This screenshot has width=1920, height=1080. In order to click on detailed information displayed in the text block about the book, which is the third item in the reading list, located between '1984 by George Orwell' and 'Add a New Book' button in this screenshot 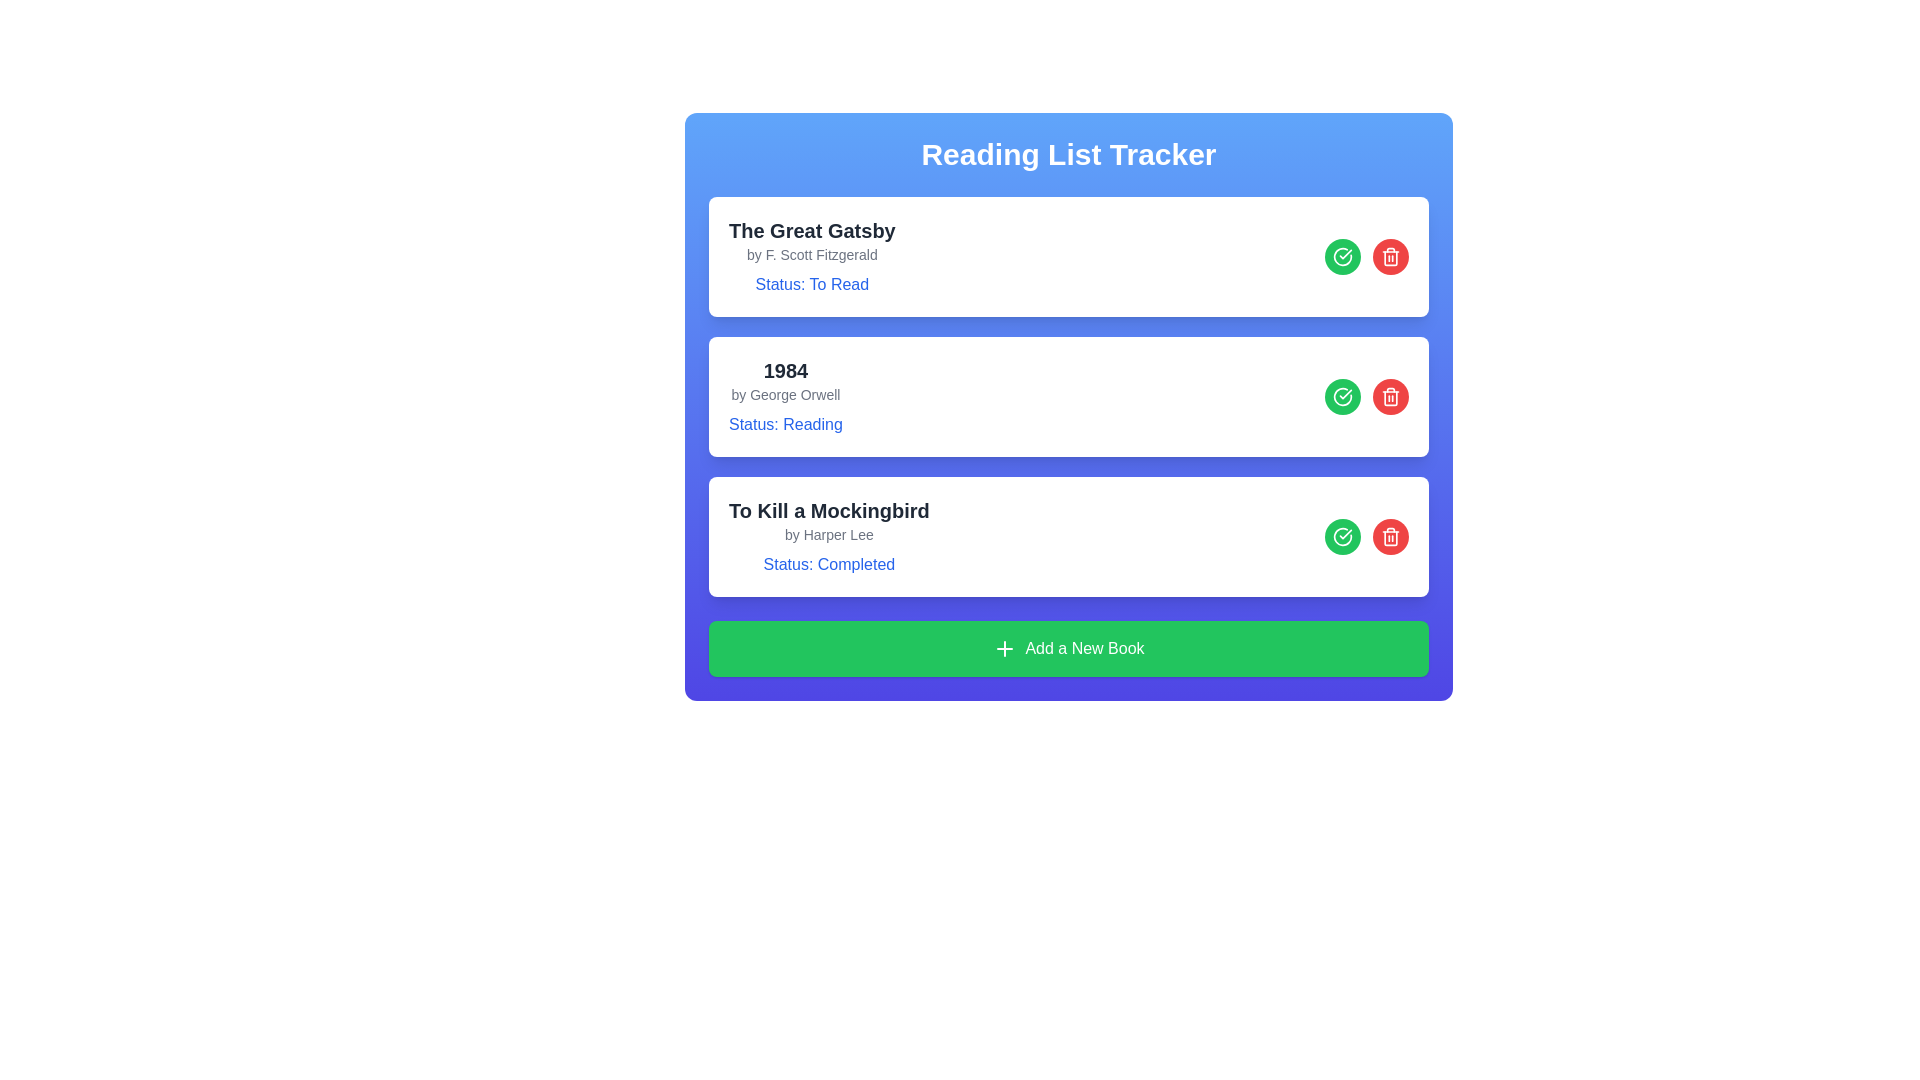, I will do `click(829, 535)`.